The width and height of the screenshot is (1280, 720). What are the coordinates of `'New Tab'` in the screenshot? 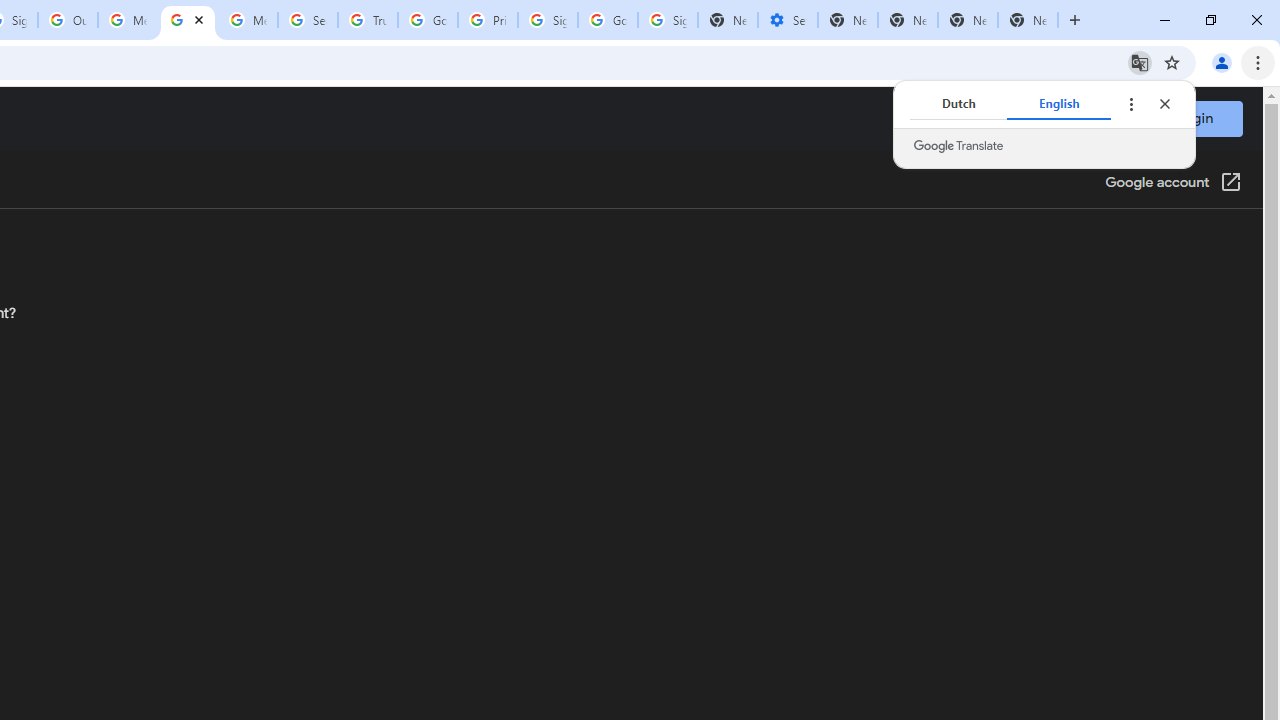 It's located at (1028, 20).